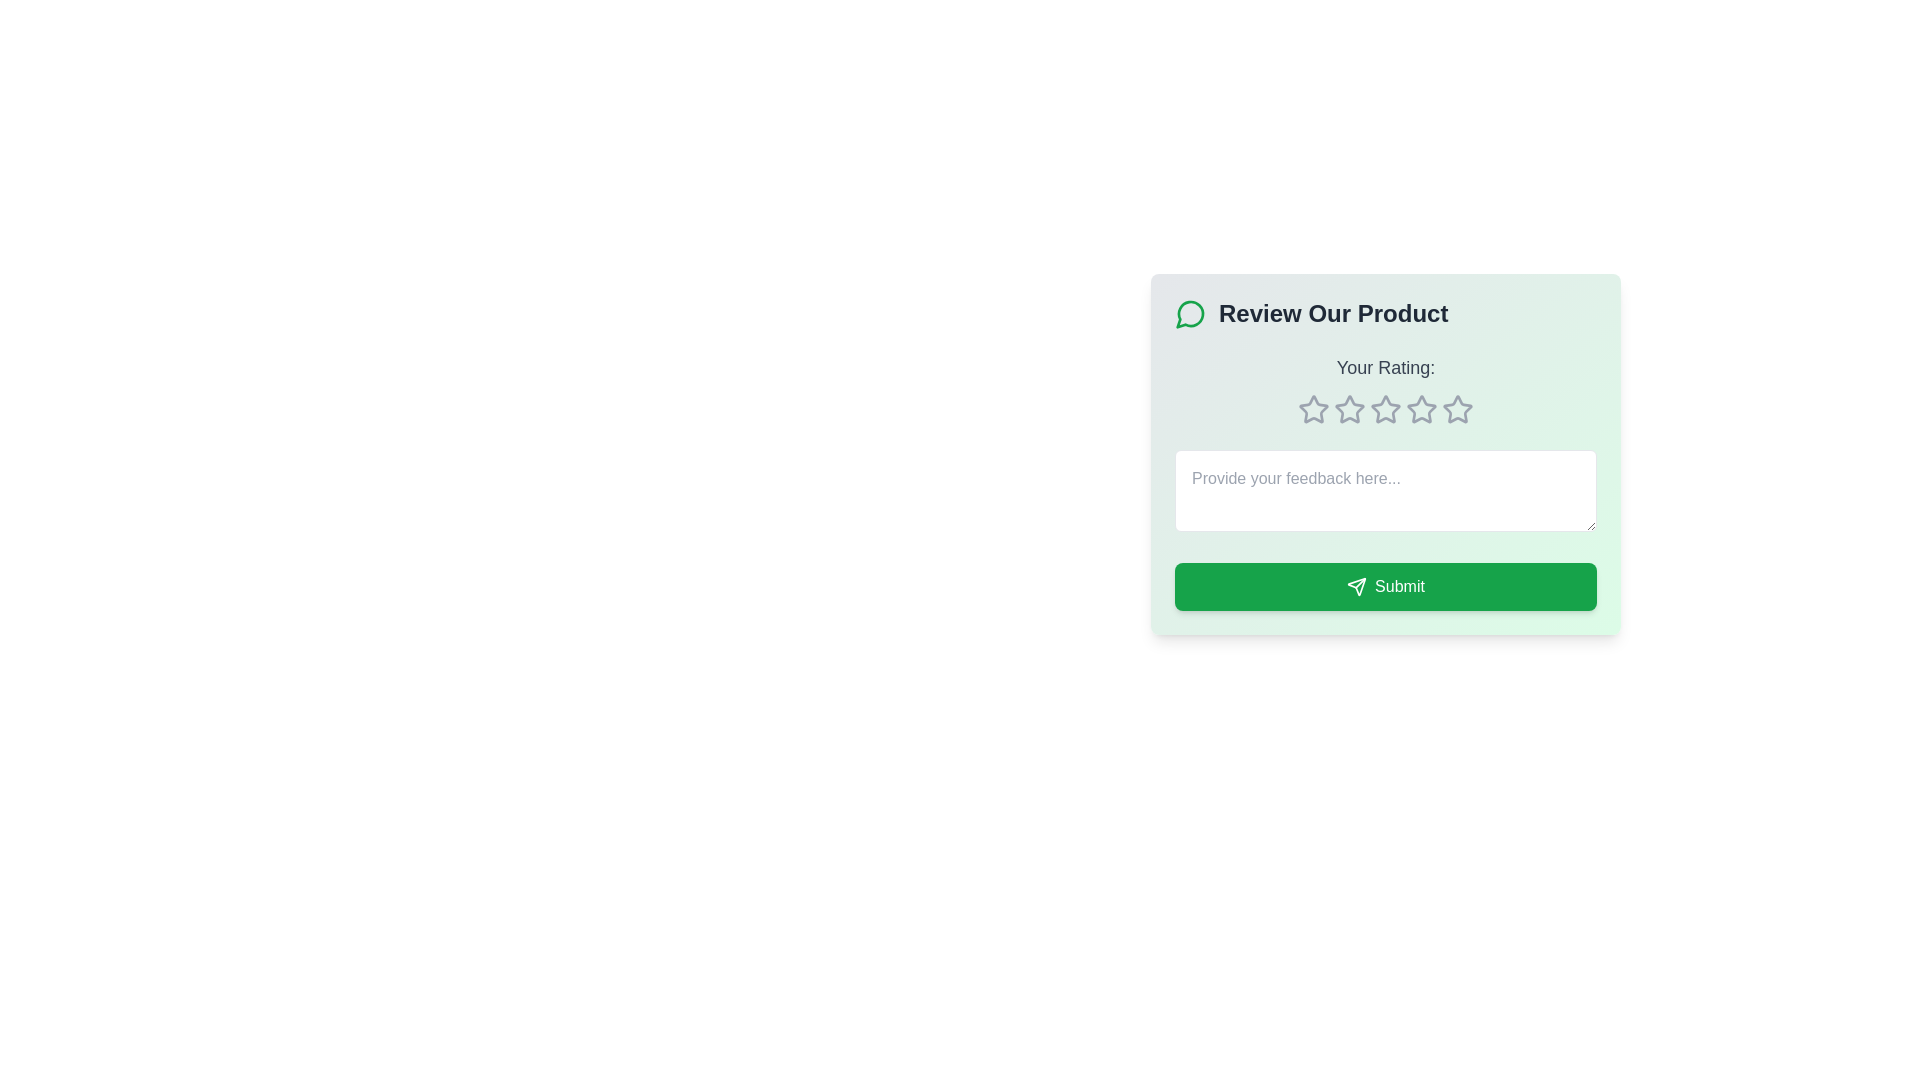  Describe the element at coordinates (1420, 408) in the screenshot. I see `on the fifth interactive rating star located below the 'Your Rating' label on the feedback form` at that location.